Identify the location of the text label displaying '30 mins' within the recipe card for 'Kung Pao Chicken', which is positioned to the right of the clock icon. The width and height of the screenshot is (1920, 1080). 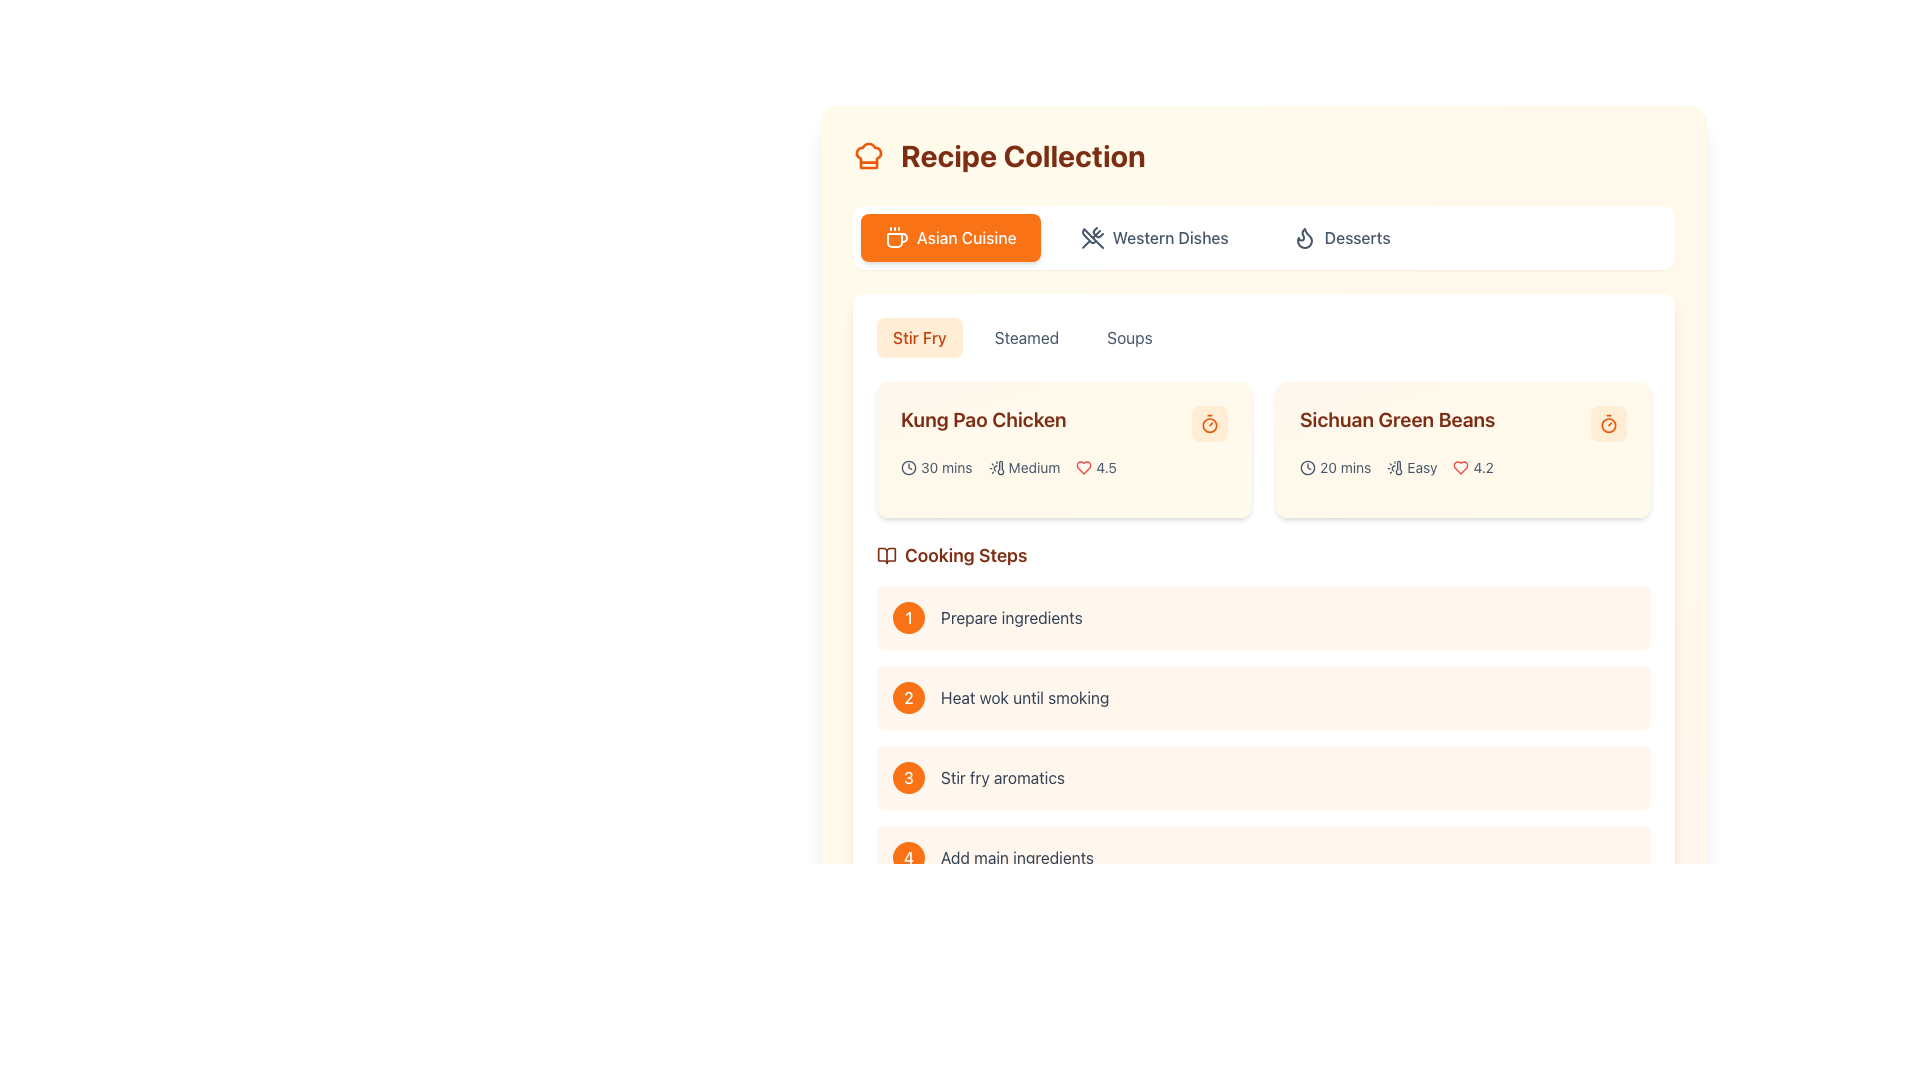
(945, 467).